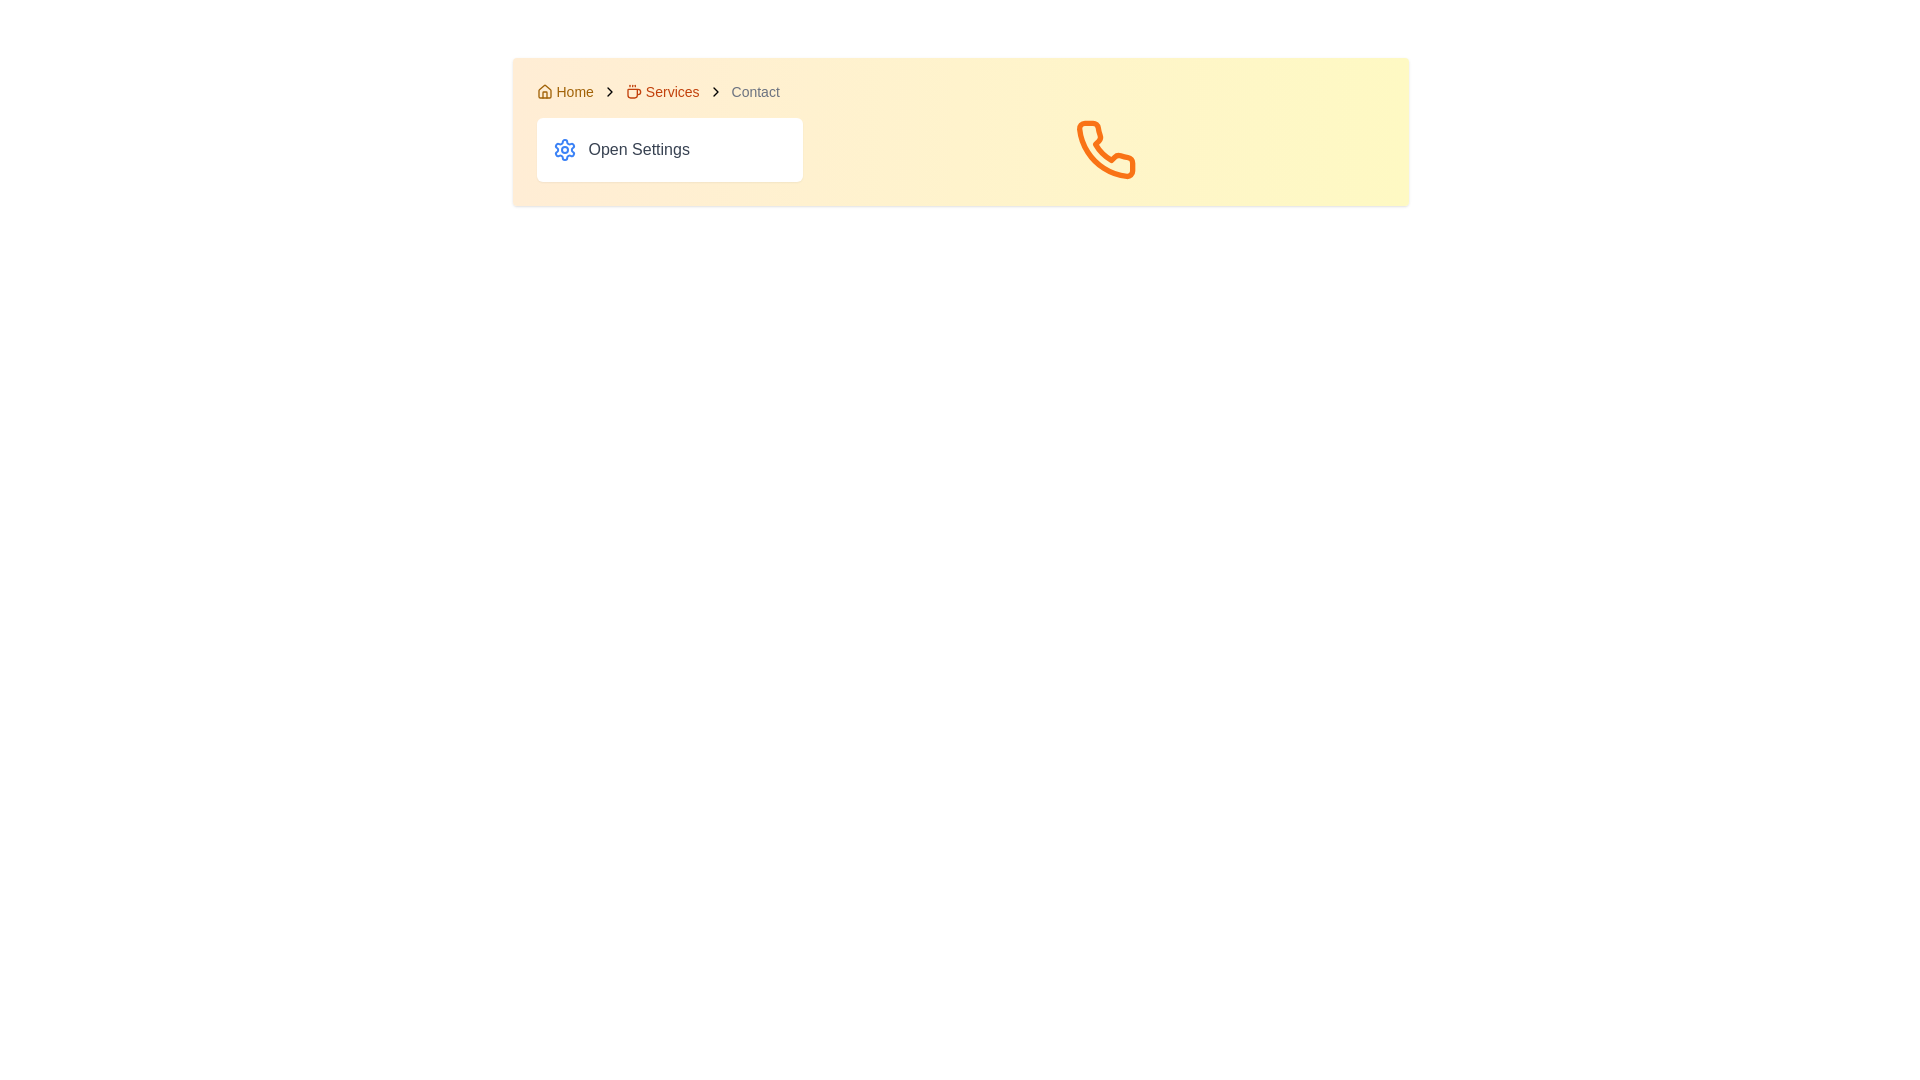 The width and height of the screenshot is (1920, 1080). I want to click on the third item in the breadcrumb navigation trail, which indicates the current page location within the application hierarchy, so click(754, 92).